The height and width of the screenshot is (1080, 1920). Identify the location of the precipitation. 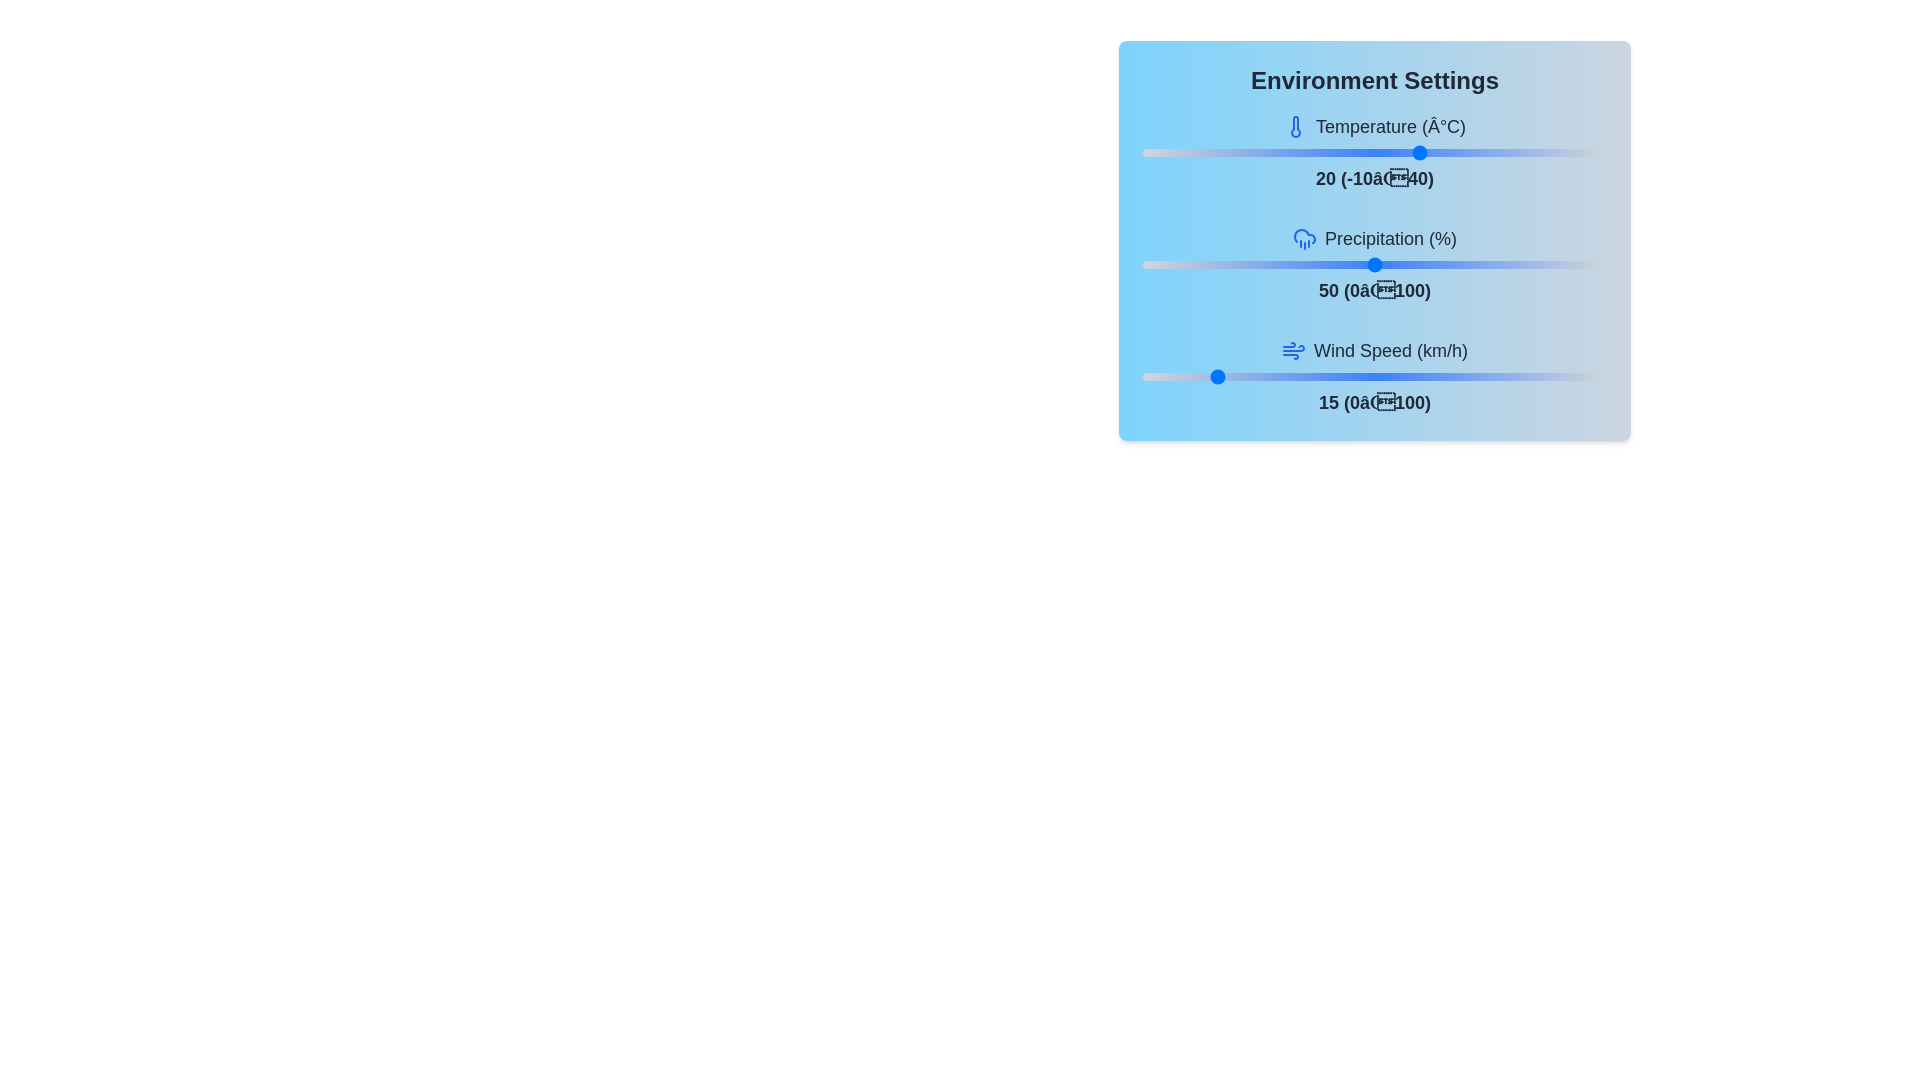
(1300, 264).